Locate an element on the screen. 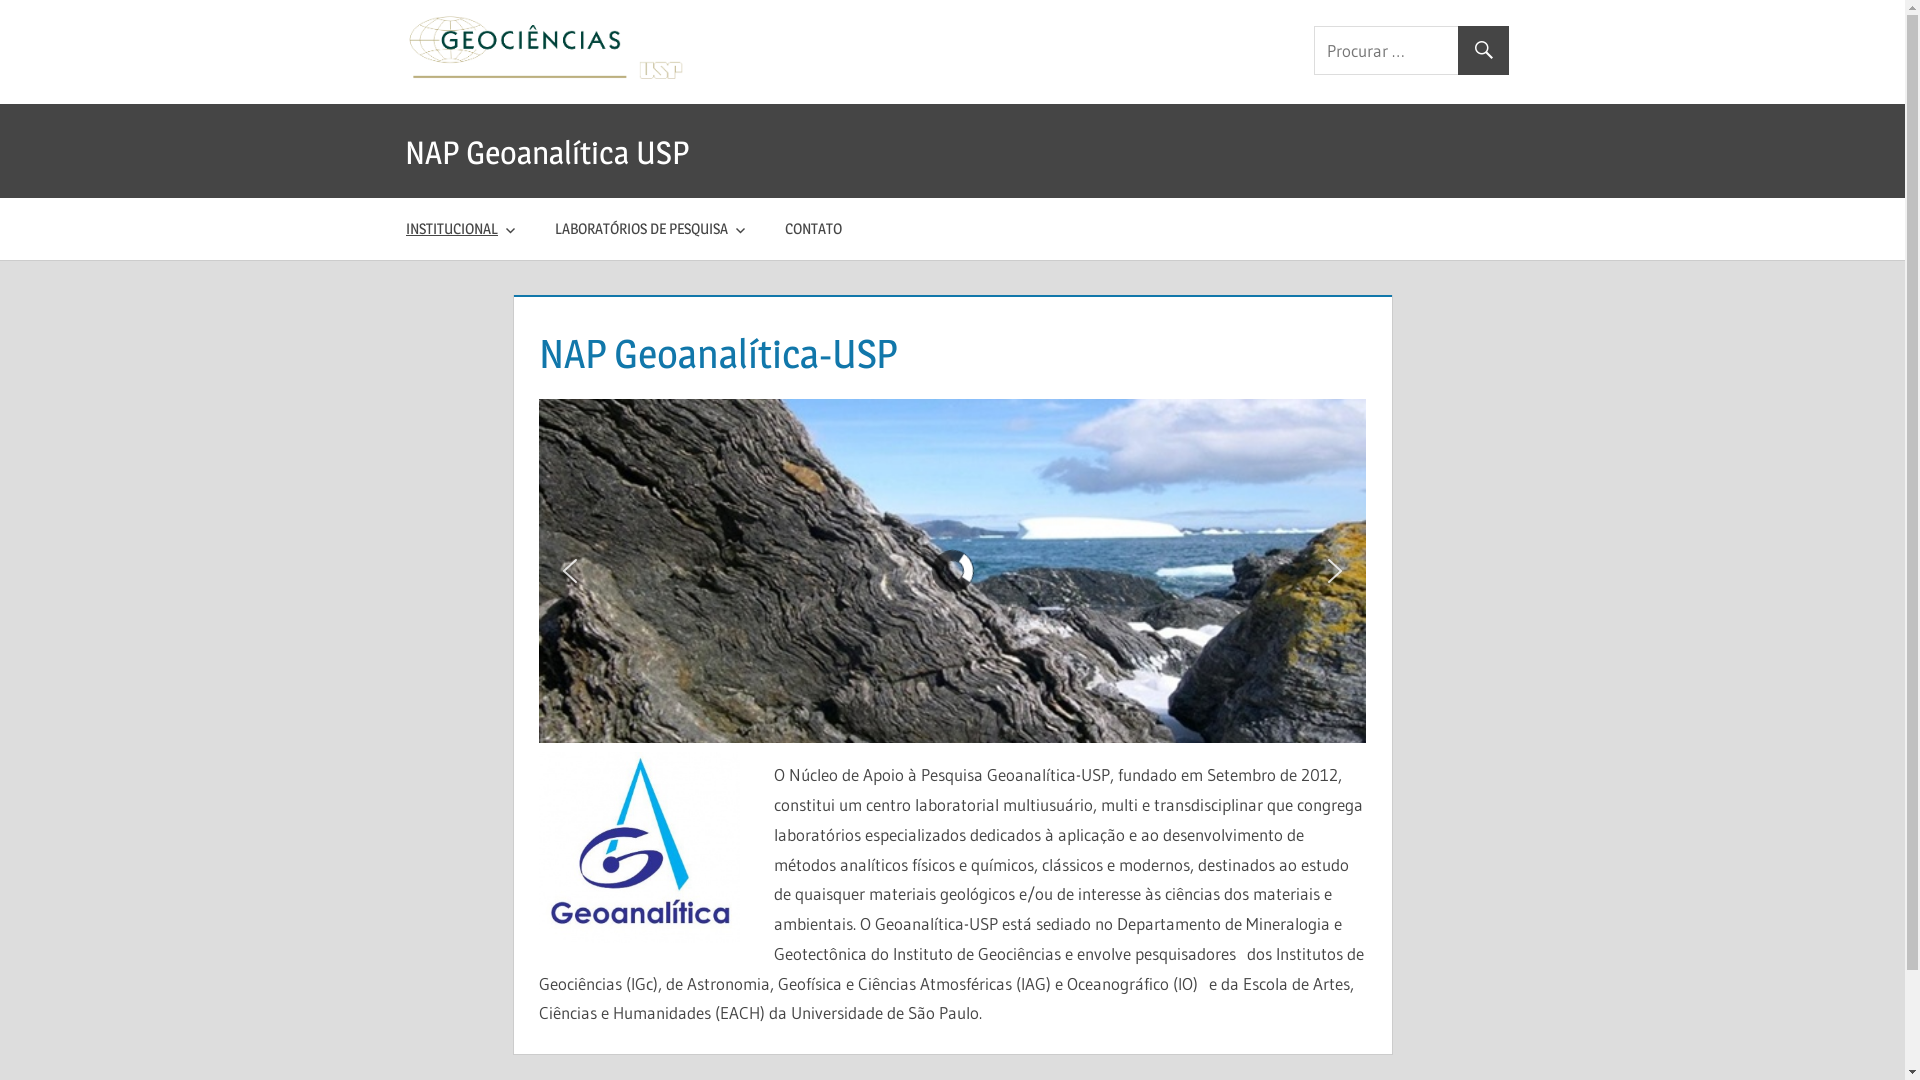 This screenshot has width=1920, height=1080. 'INSTITUCIONAL' is located at coordinates (461, 227).